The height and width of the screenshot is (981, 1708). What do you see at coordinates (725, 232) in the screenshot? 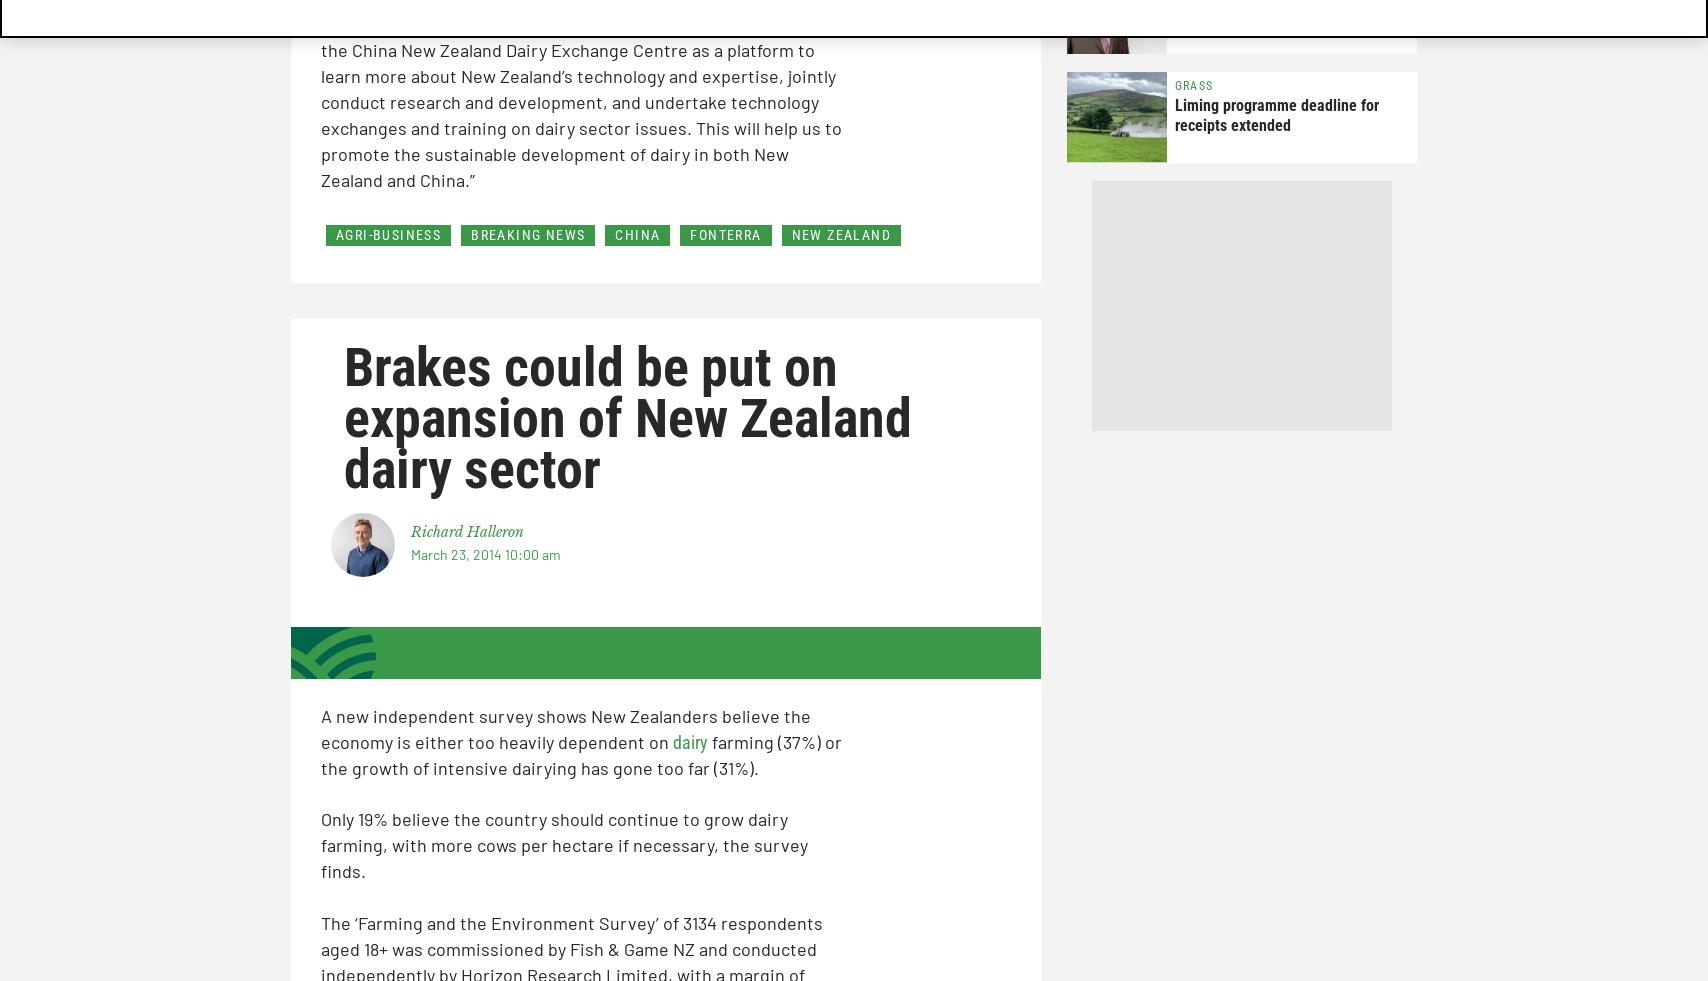
I see `'FONTERRA'` at bounding box center [725, 232].